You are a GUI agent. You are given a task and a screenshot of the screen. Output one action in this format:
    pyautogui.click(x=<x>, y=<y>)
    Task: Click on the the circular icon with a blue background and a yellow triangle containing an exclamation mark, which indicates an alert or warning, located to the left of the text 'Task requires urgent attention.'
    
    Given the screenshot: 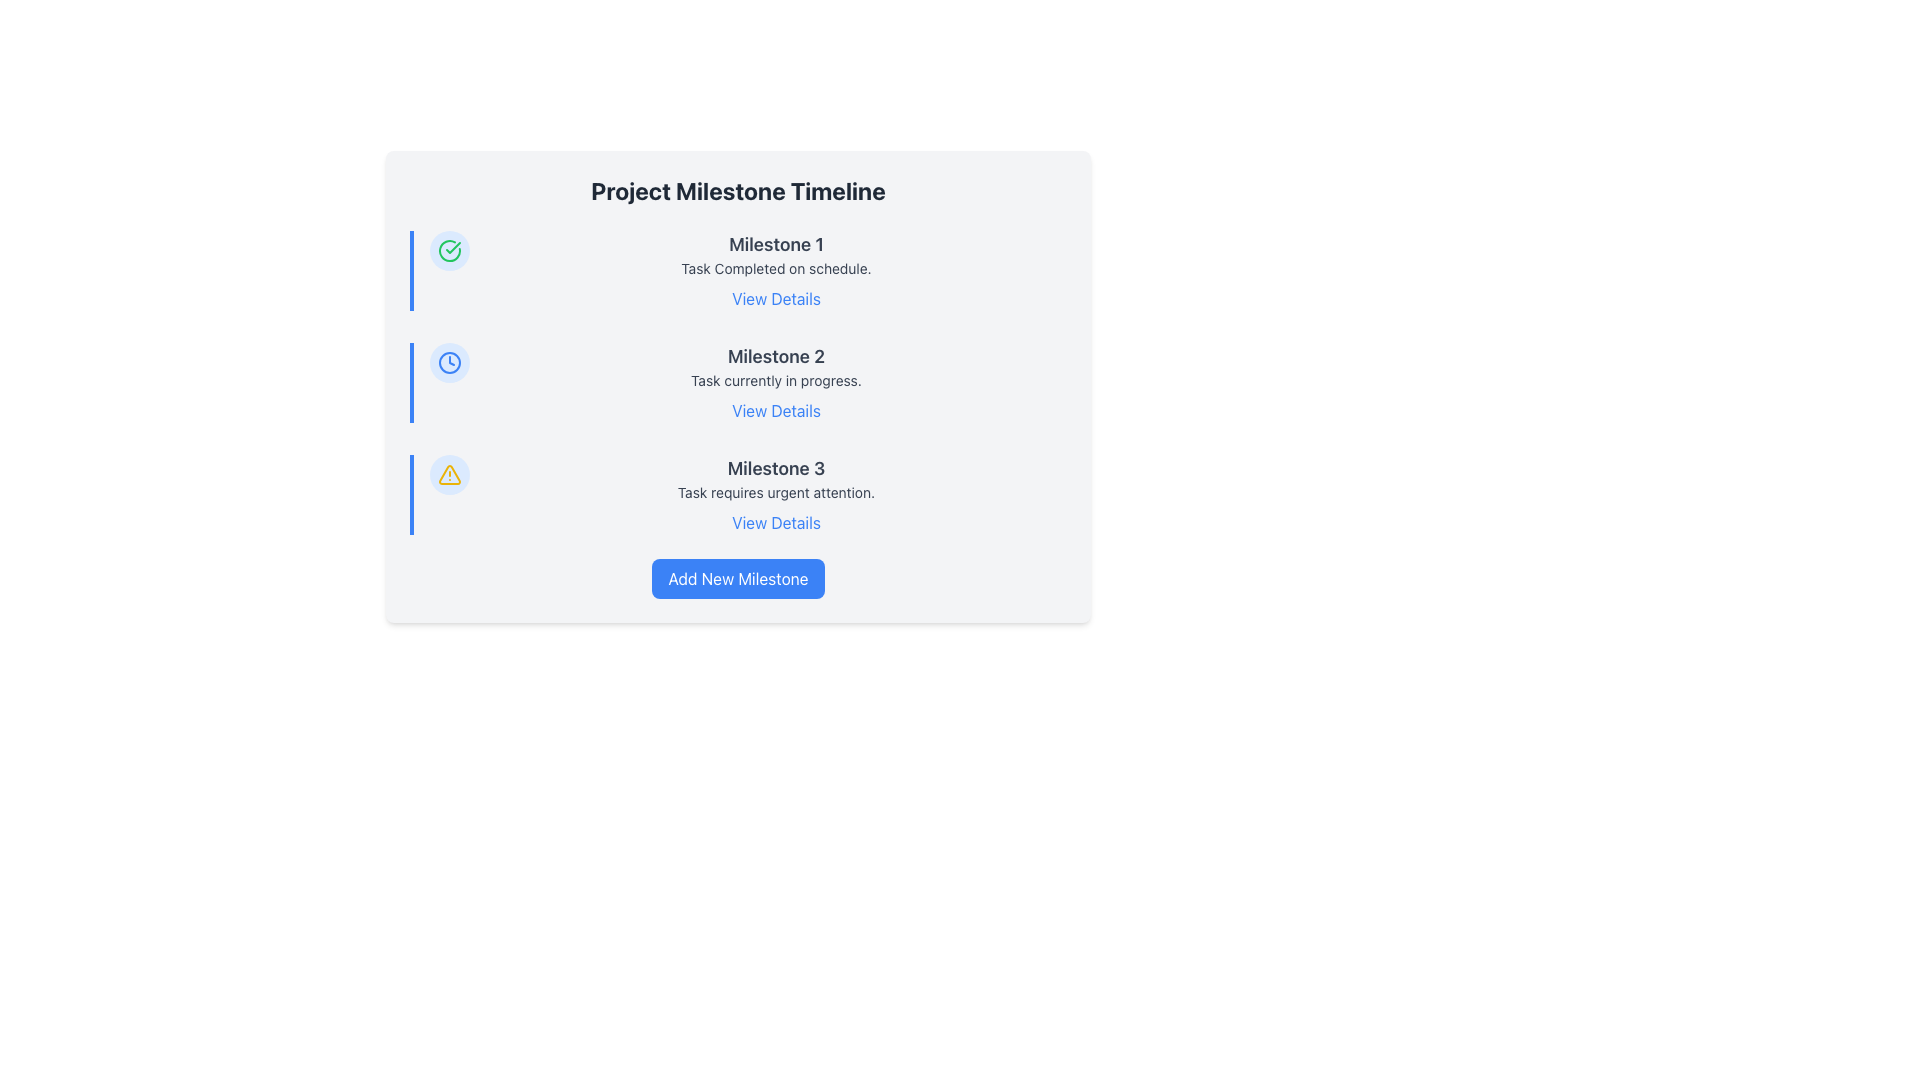 What is the action you would take?
    pyautogui.click(x=449, y=474)
    